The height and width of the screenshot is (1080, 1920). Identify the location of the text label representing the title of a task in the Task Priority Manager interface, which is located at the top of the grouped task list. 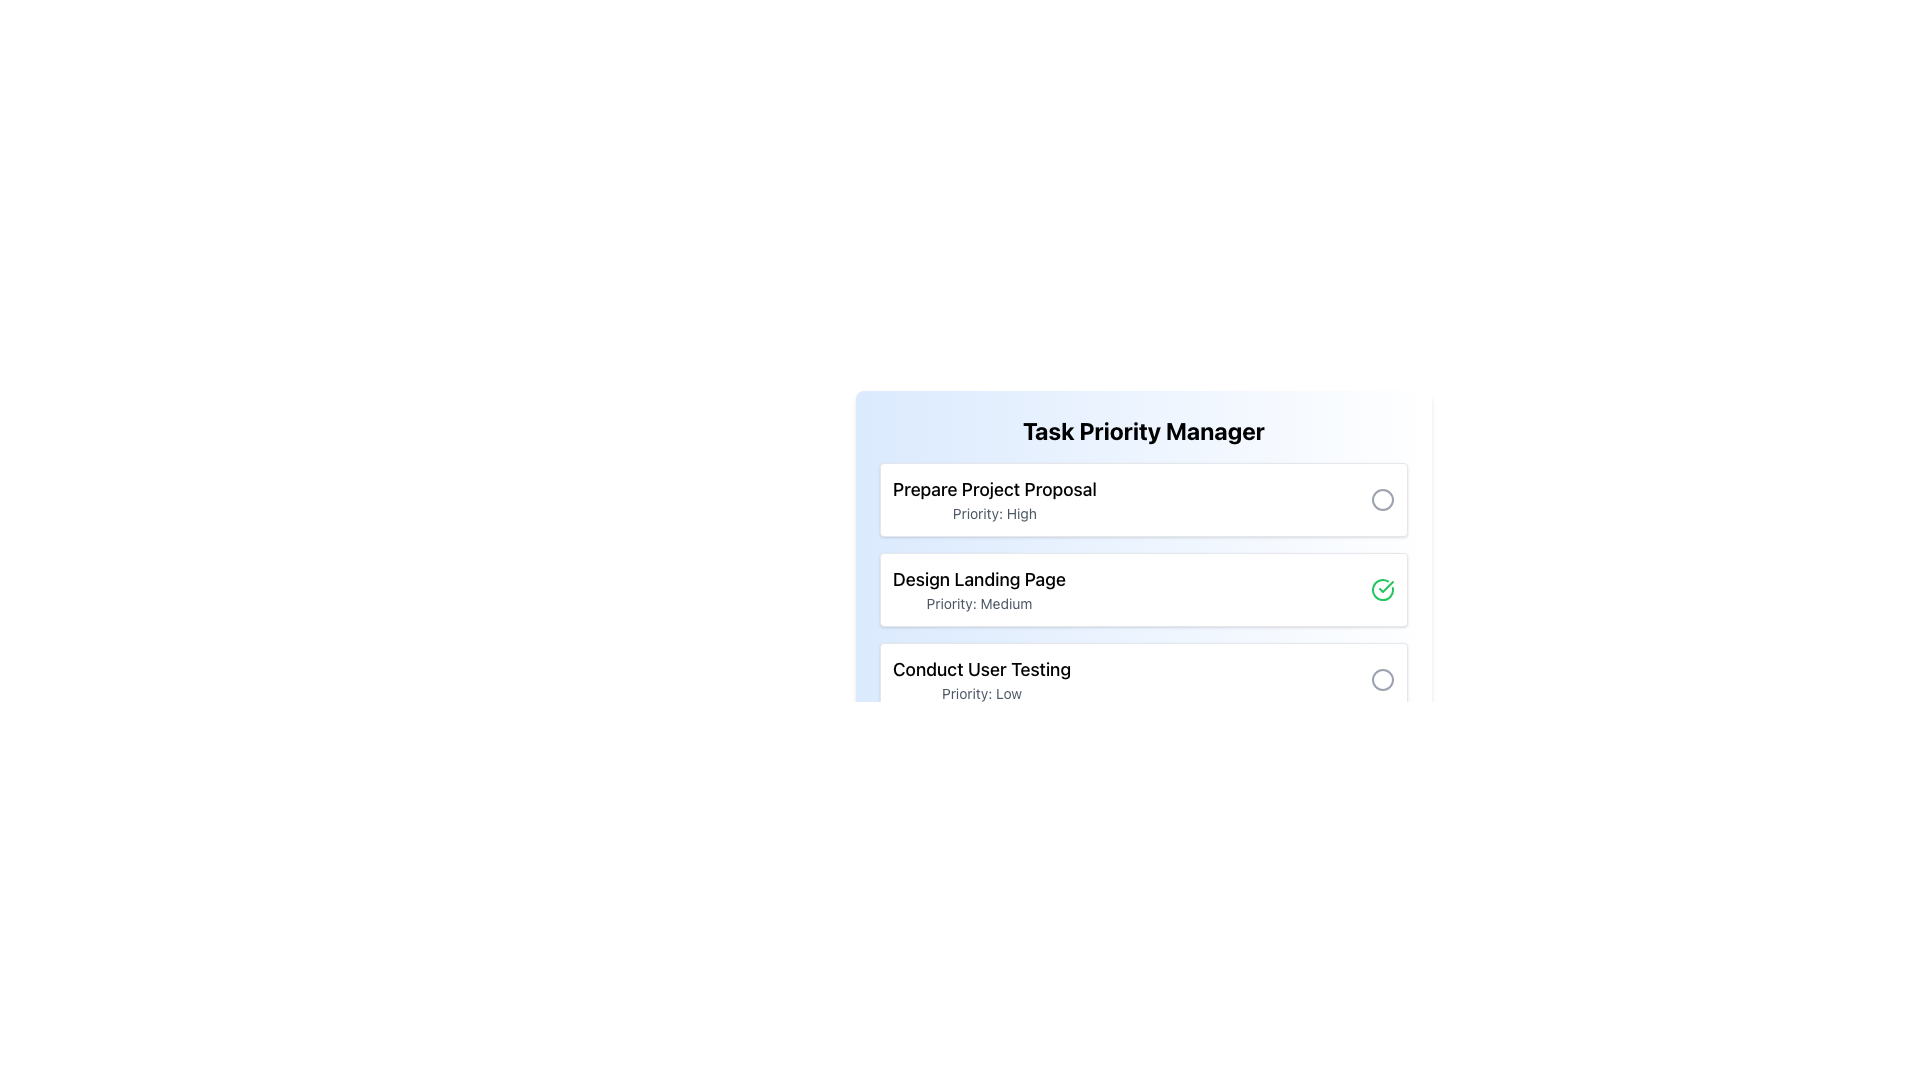
(994, 489).